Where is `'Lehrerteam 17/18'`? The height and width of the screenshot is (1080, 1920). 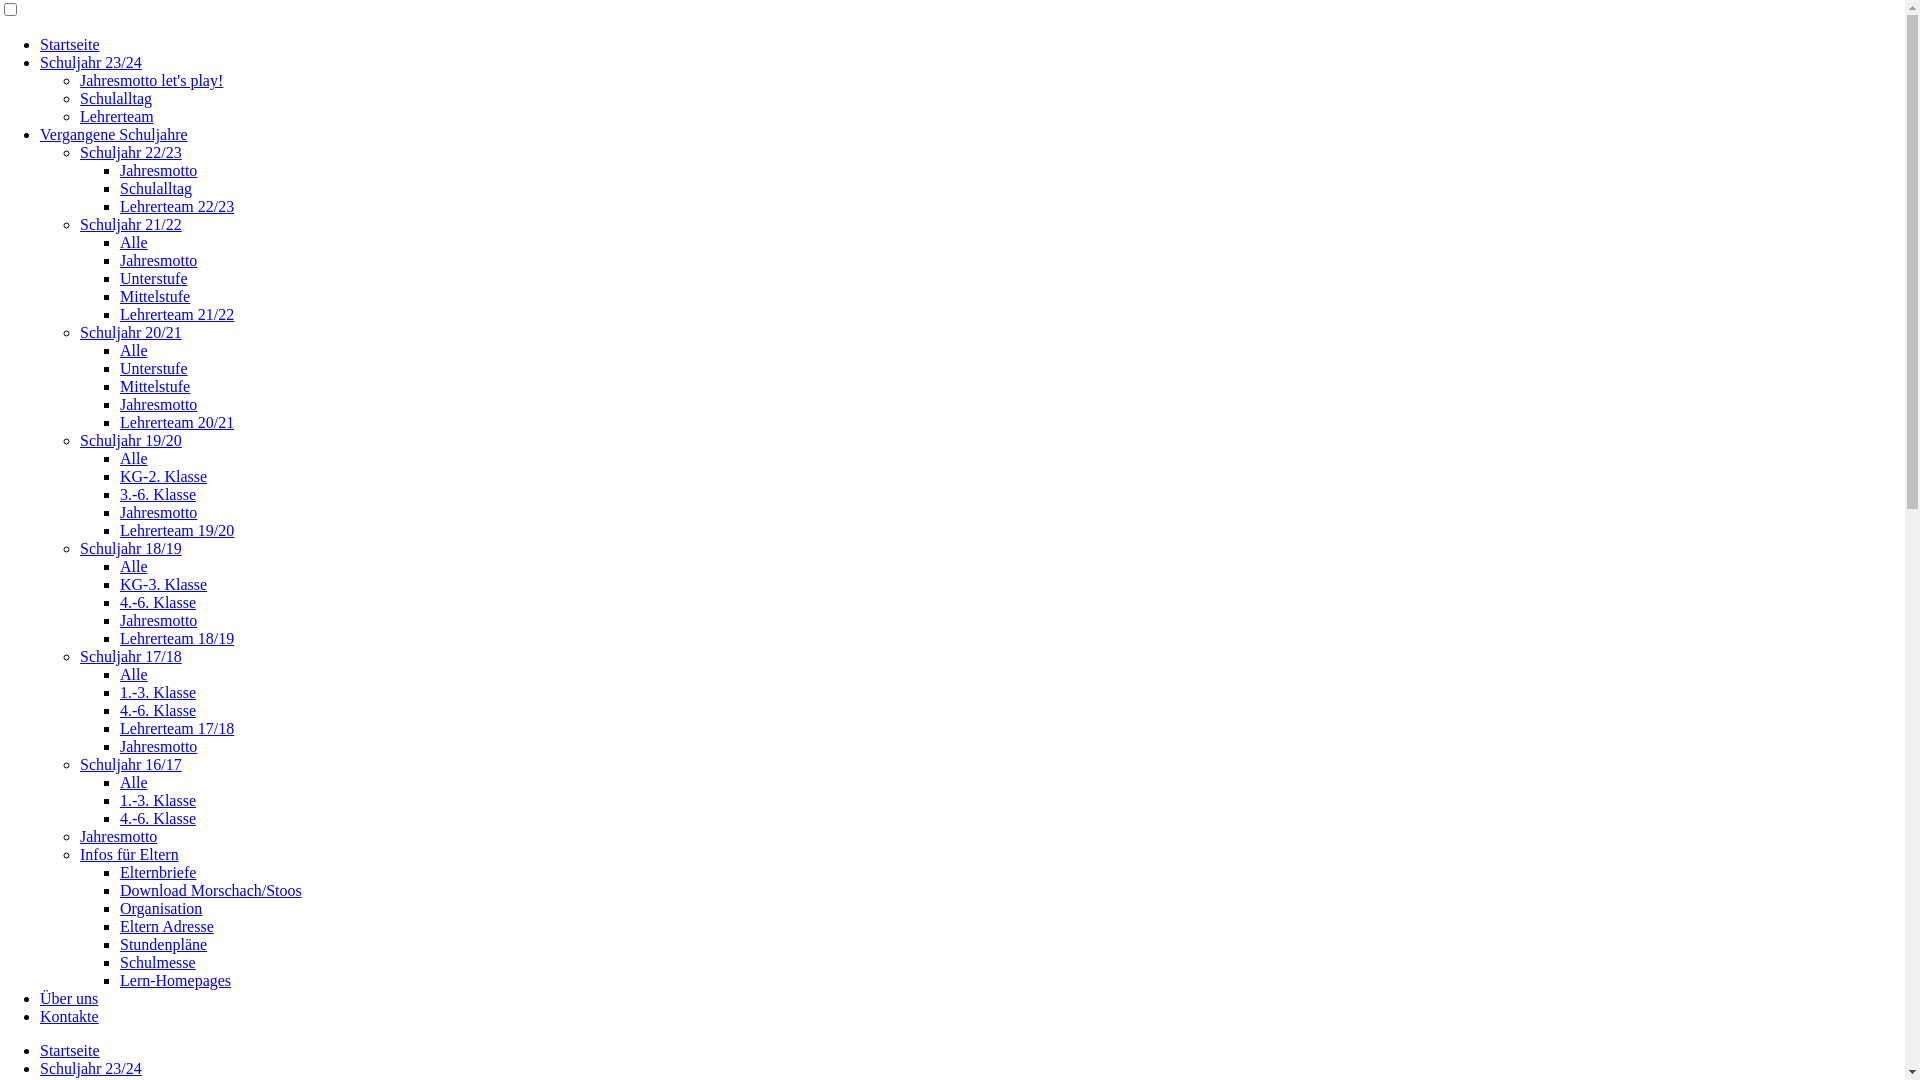
'Lehrerteam 17/18' is located at coordinates (119, 728).